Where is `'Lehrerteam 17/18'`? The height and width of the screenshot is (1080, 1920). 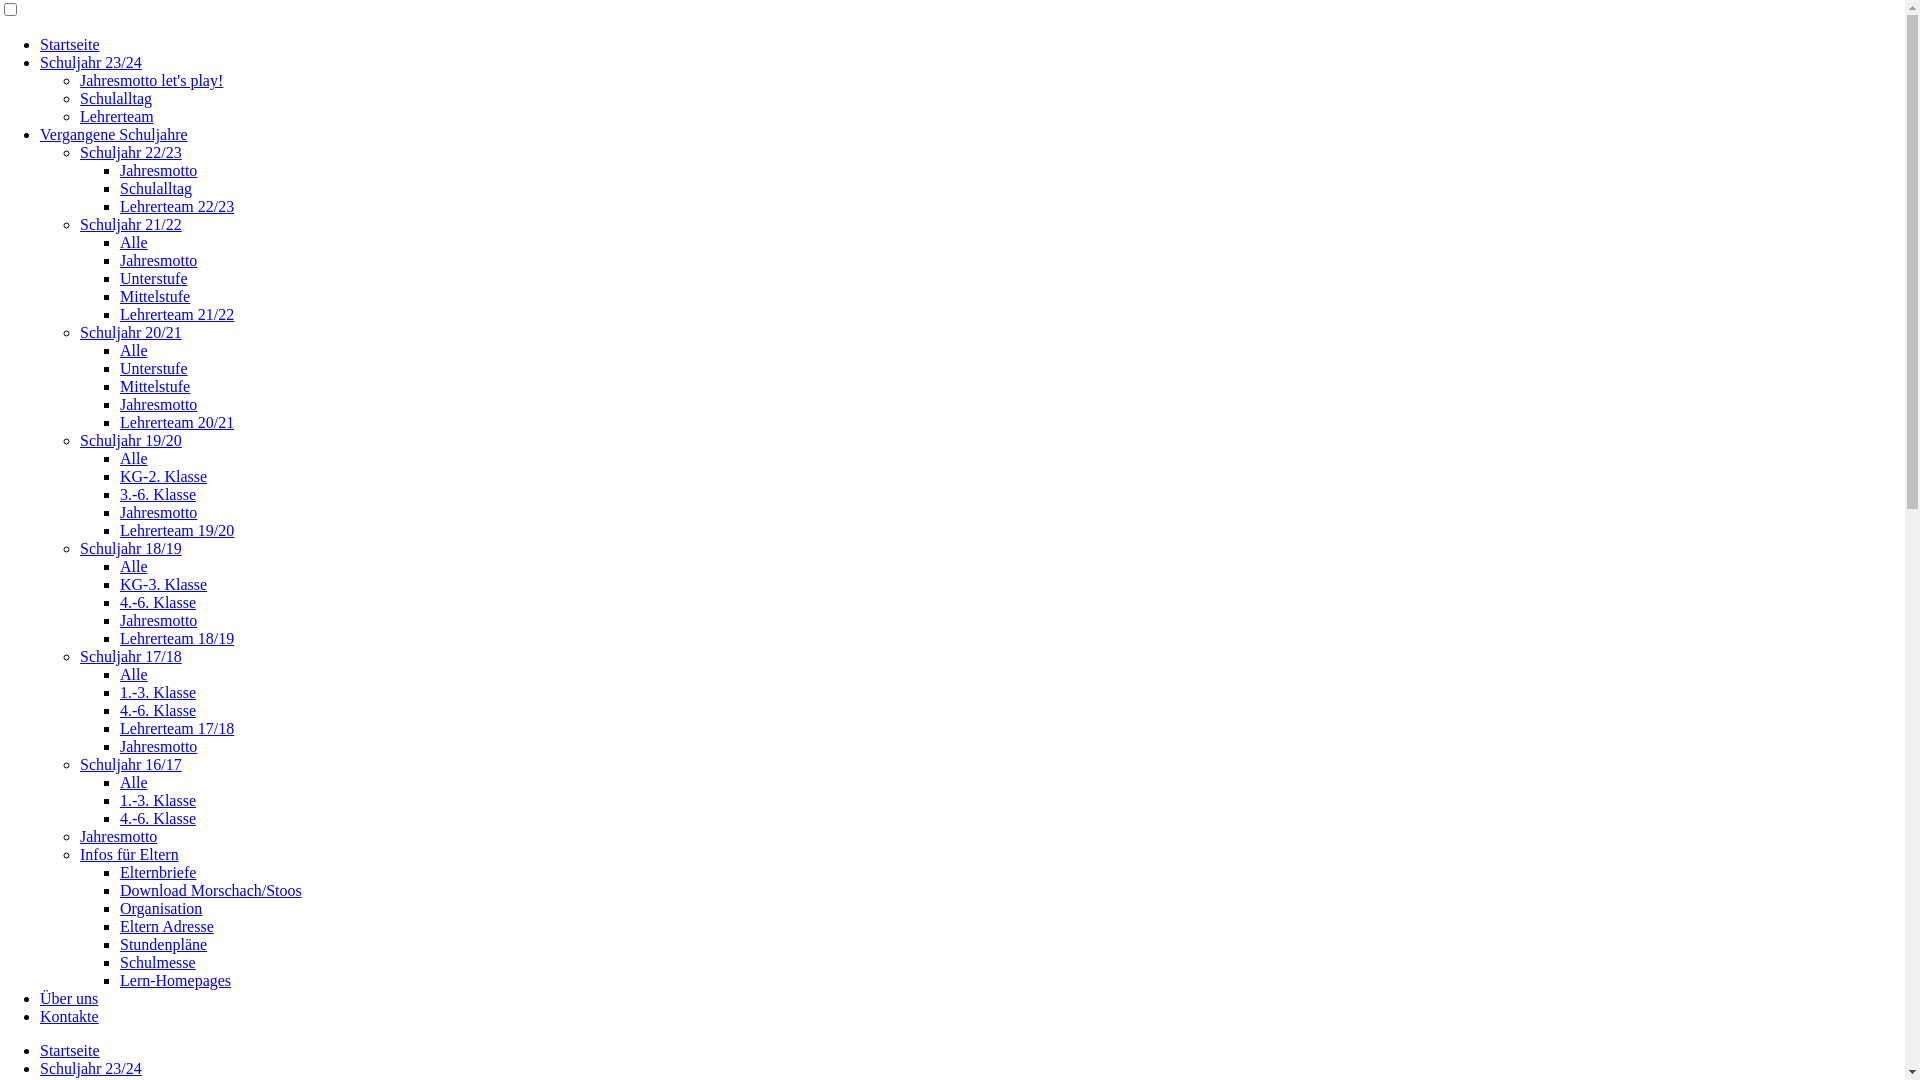
'Lehrerteam 17/18' is located at coordinates (119, 728).